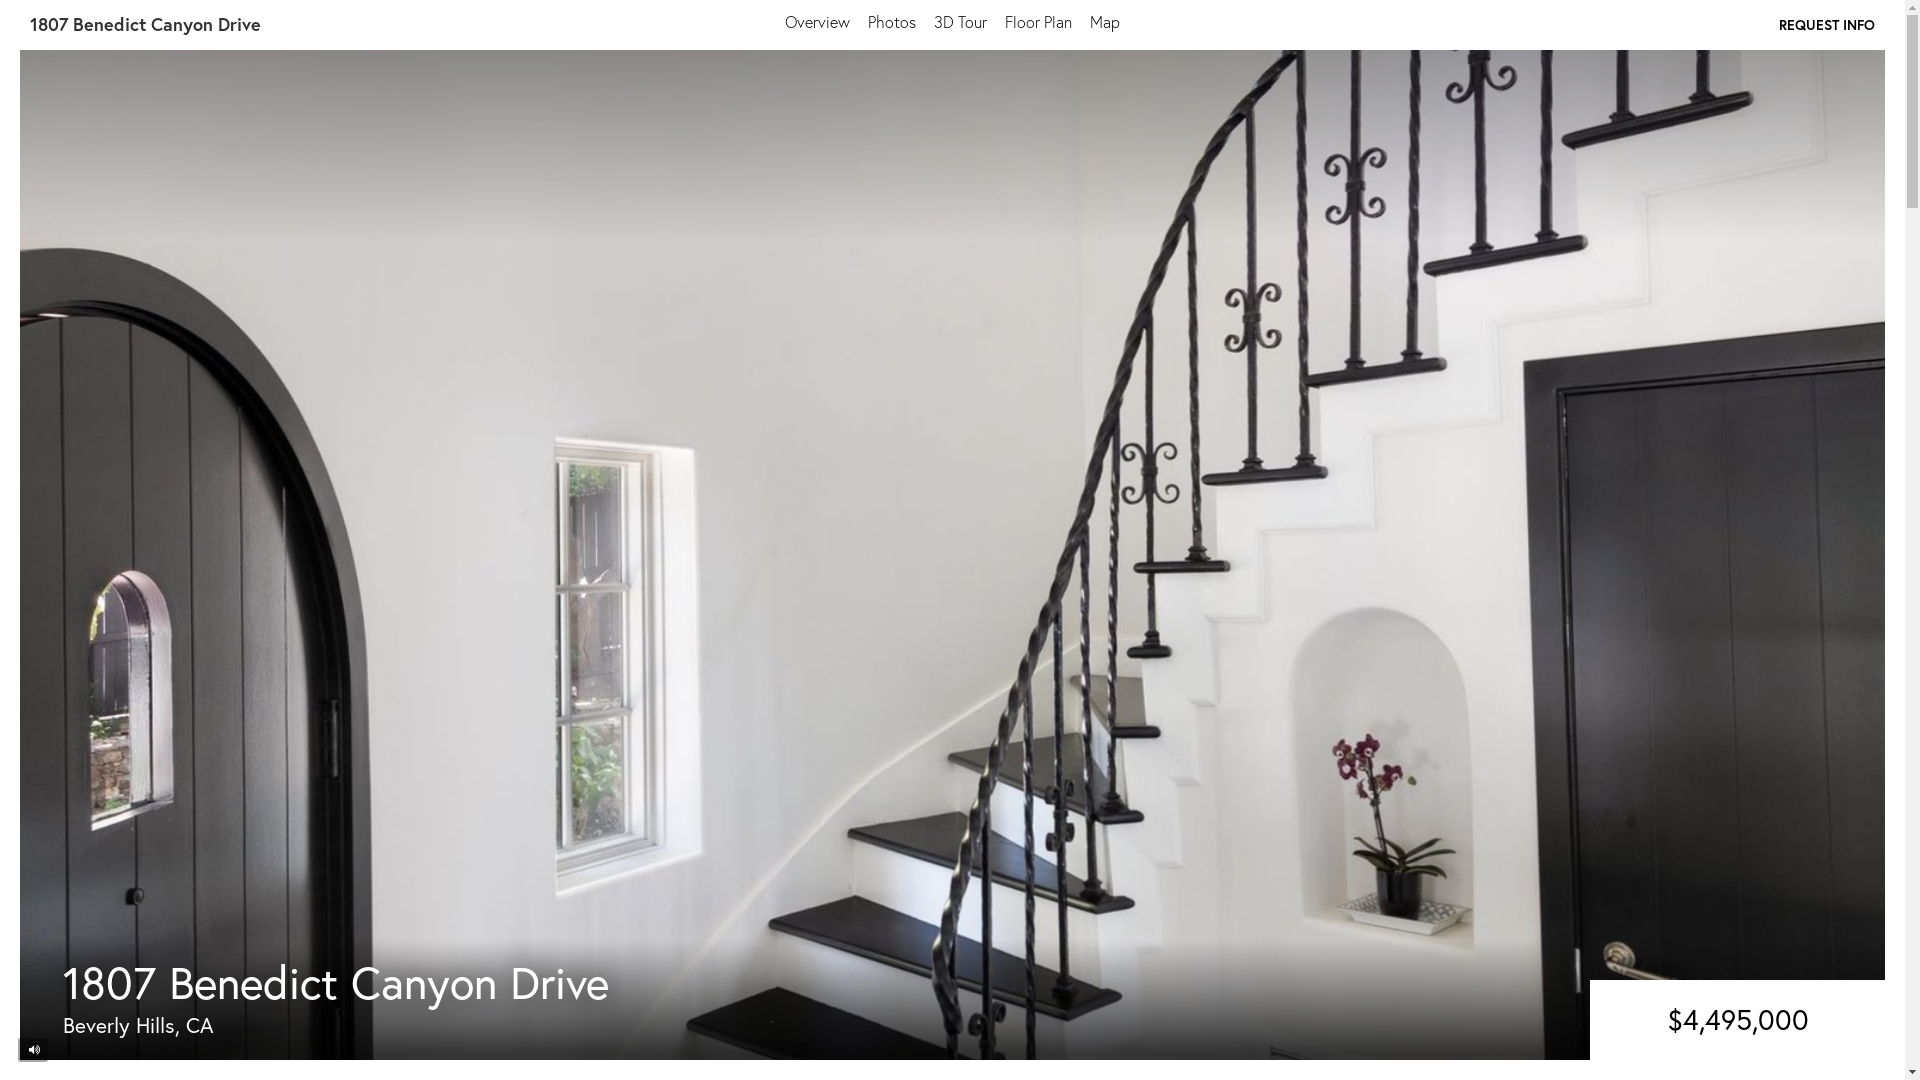 The width and height of the screenshot is (1920, 1080). What do you see at coordinates (817, 21) in the screenshot?
I see `'Overview'` at bounding box center [817, 21].